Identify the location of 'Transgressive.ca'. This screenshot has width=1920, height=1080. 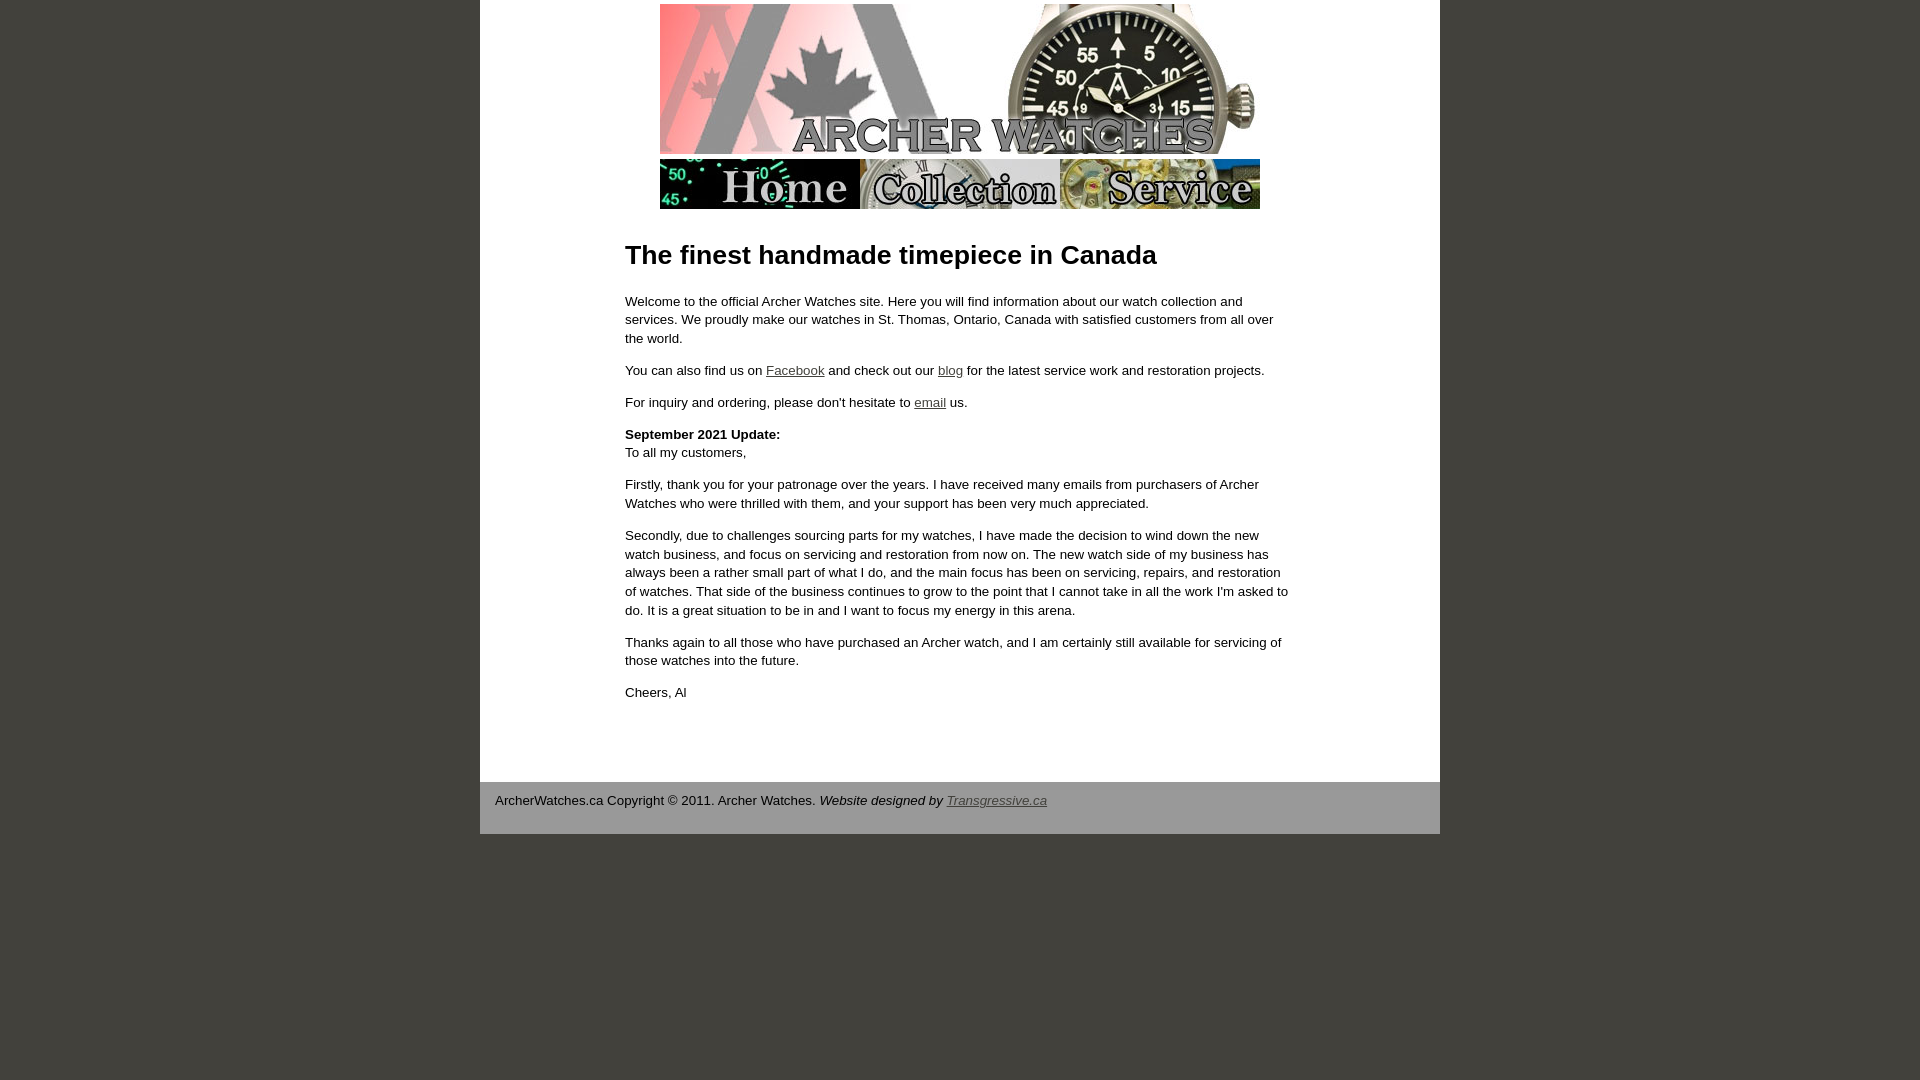
(997, 799).